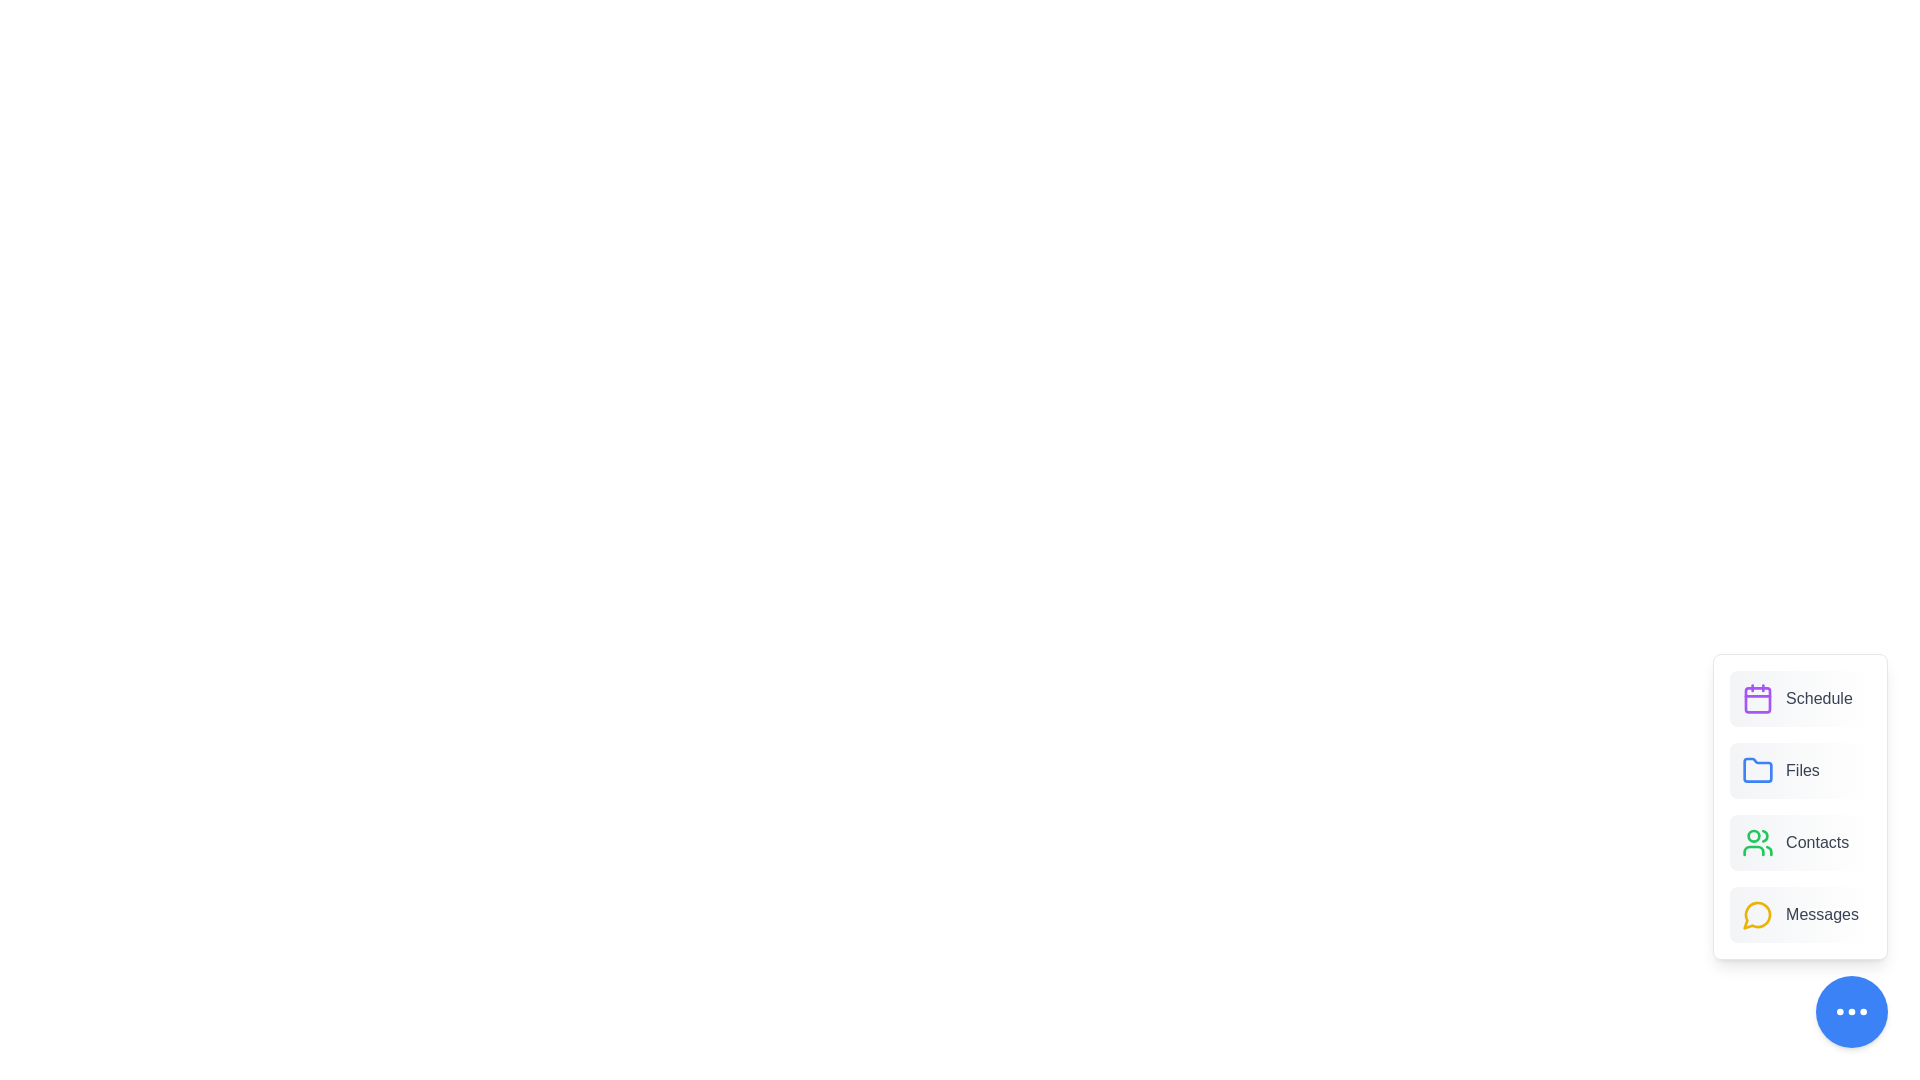 This screenshot has width=1920, height=1080. I want to click on the action dial button to toggle the visibility of options, so click(1851, 1011).